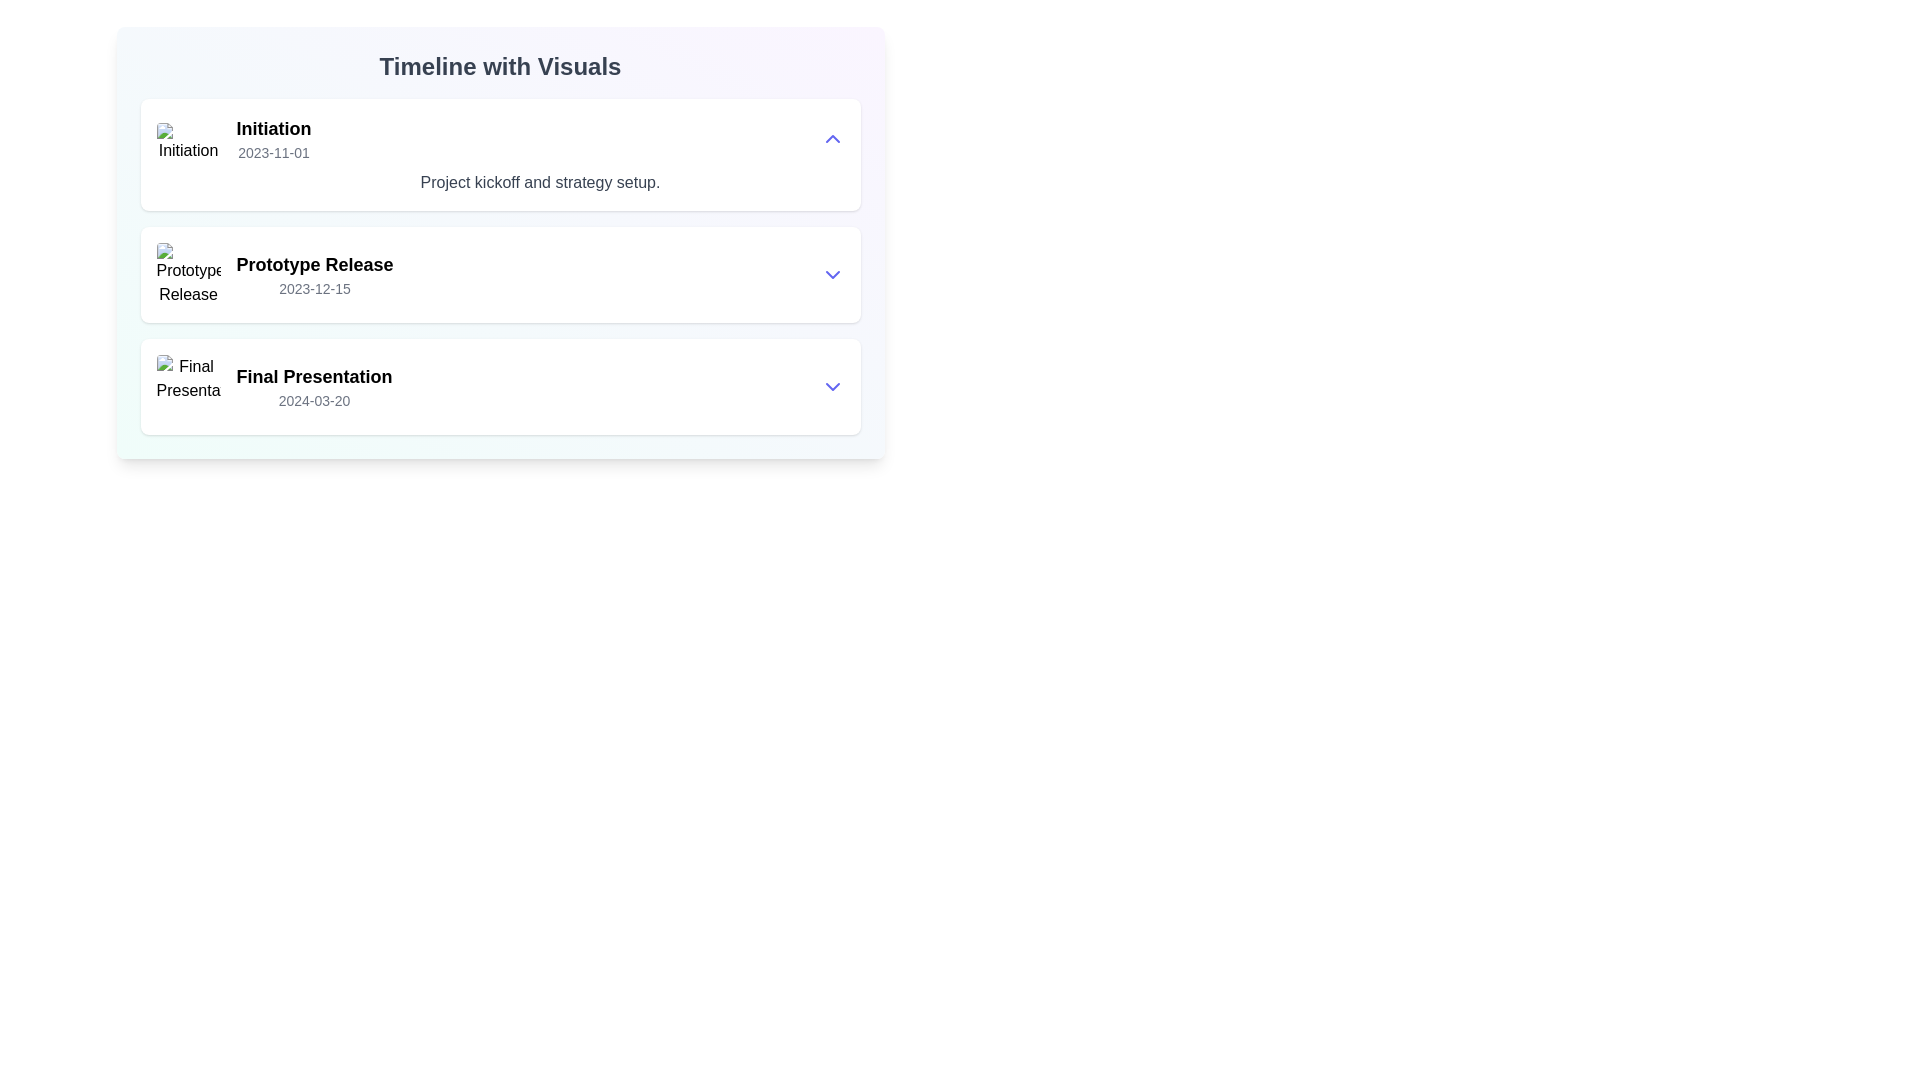  Describe the element at coordinates (188, 386) in the screenshot. I see `the square-shaped thumbnail image with rounded corners located within the 'Final Presentation' list item, which is labeled with the date '2024-03-20'` at that location.